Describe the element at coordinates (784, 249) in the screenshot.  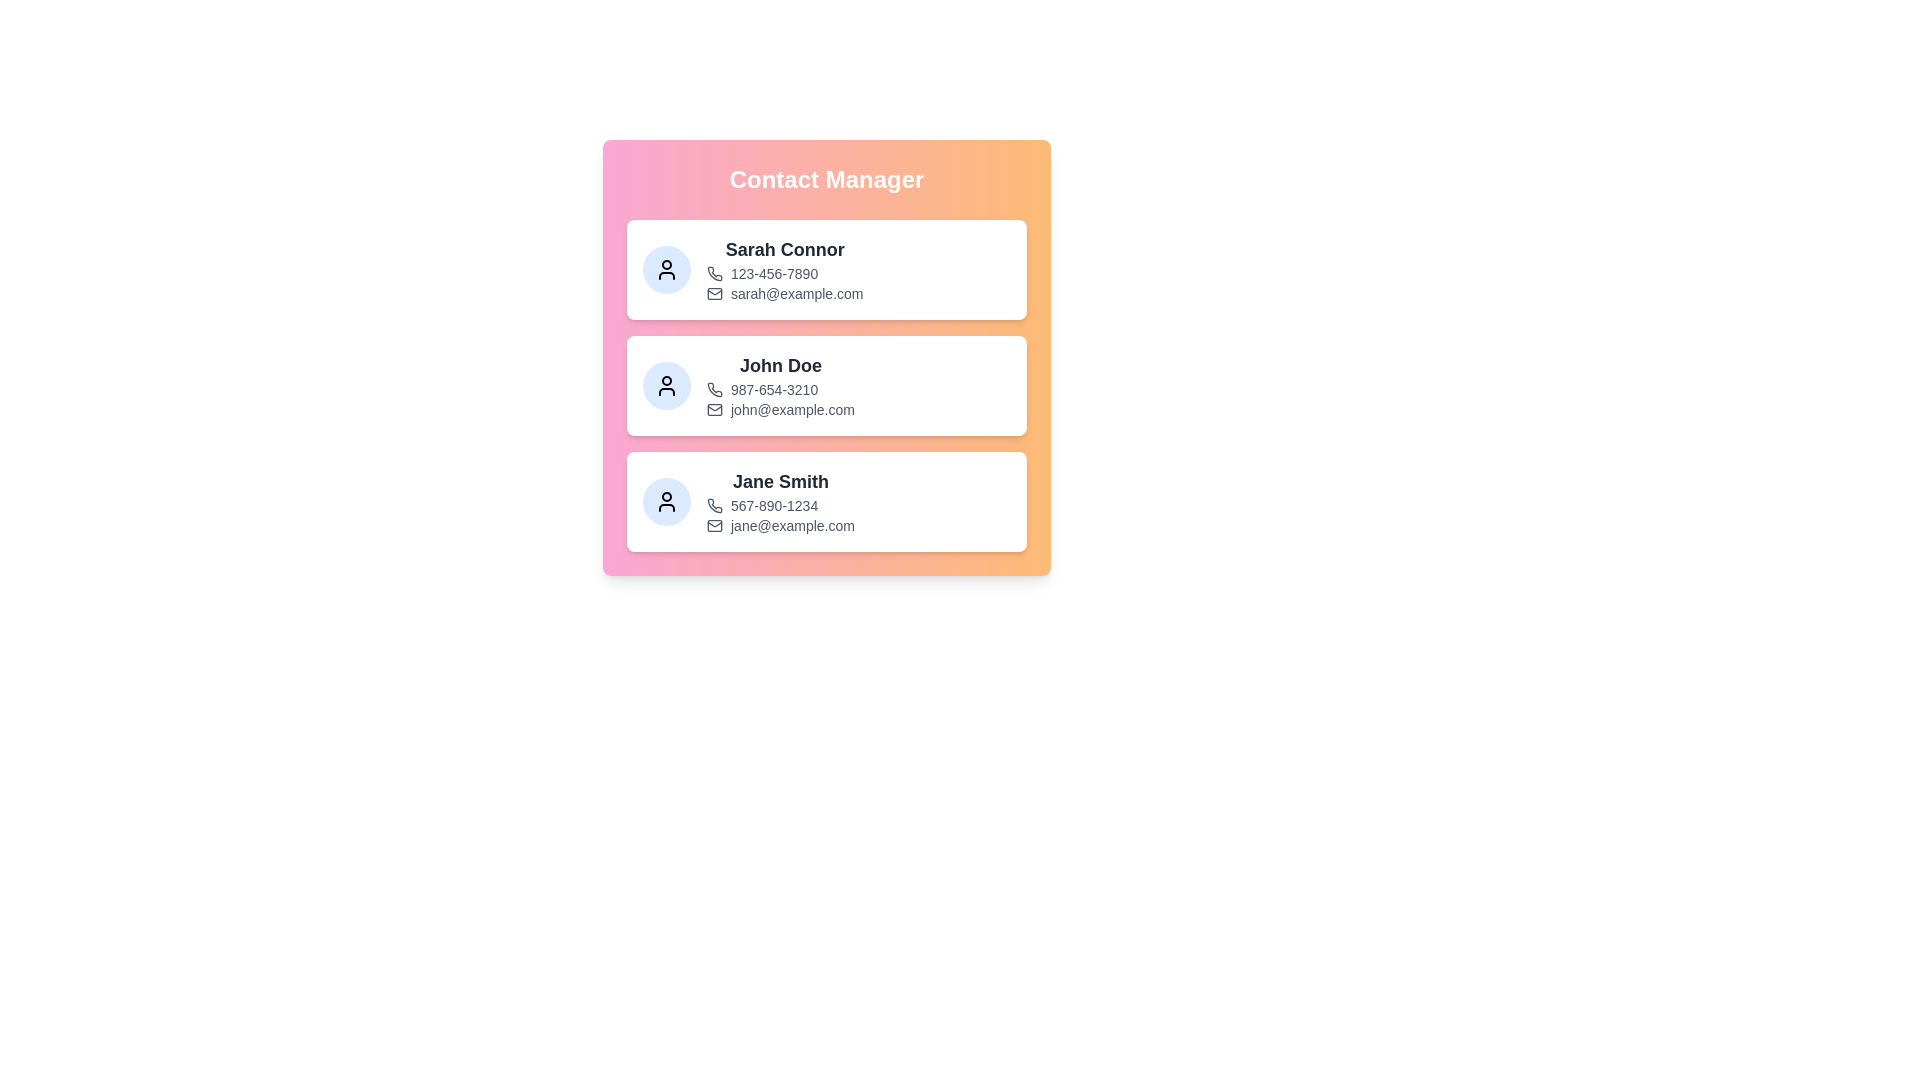
I see `the contact name text for Sarah Connor` at that location.